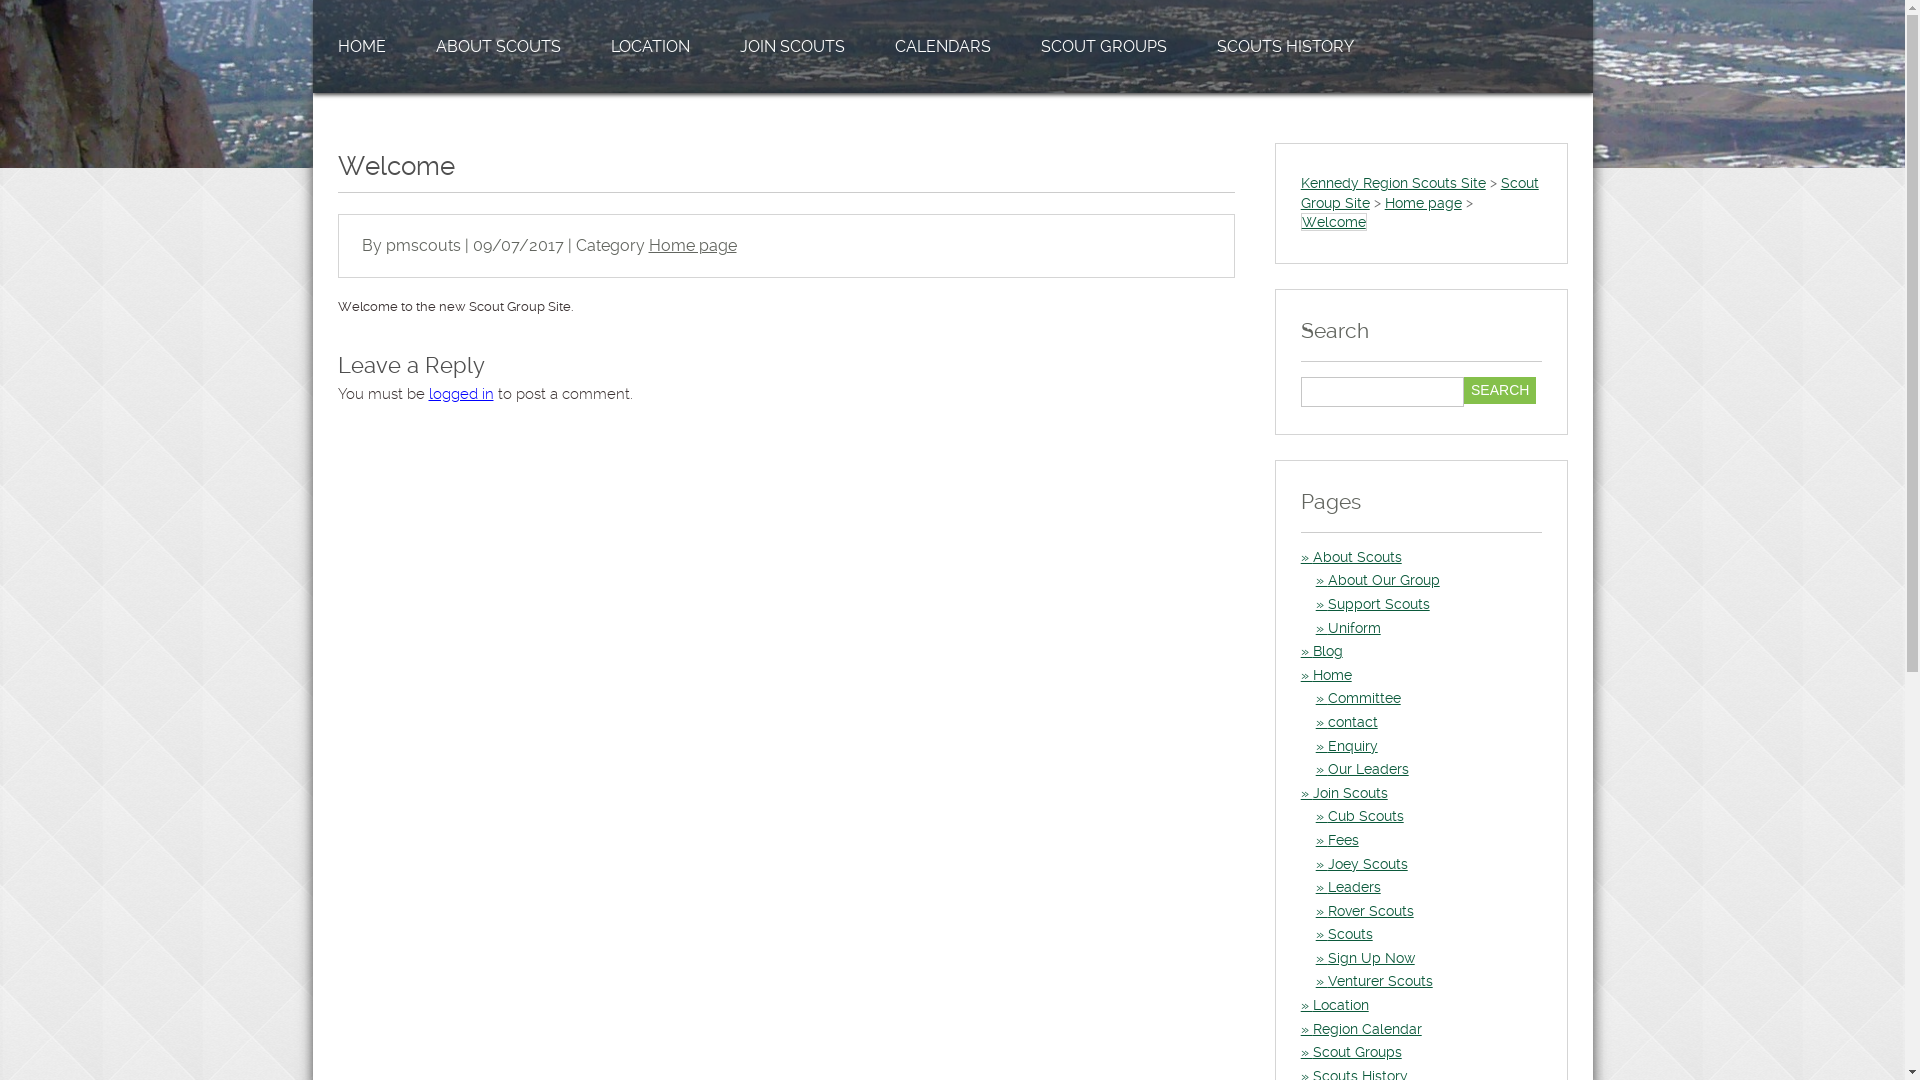 This screenshot has width=1920, height=1080. I want to click on 'CALENDARS', so click(941, 45).